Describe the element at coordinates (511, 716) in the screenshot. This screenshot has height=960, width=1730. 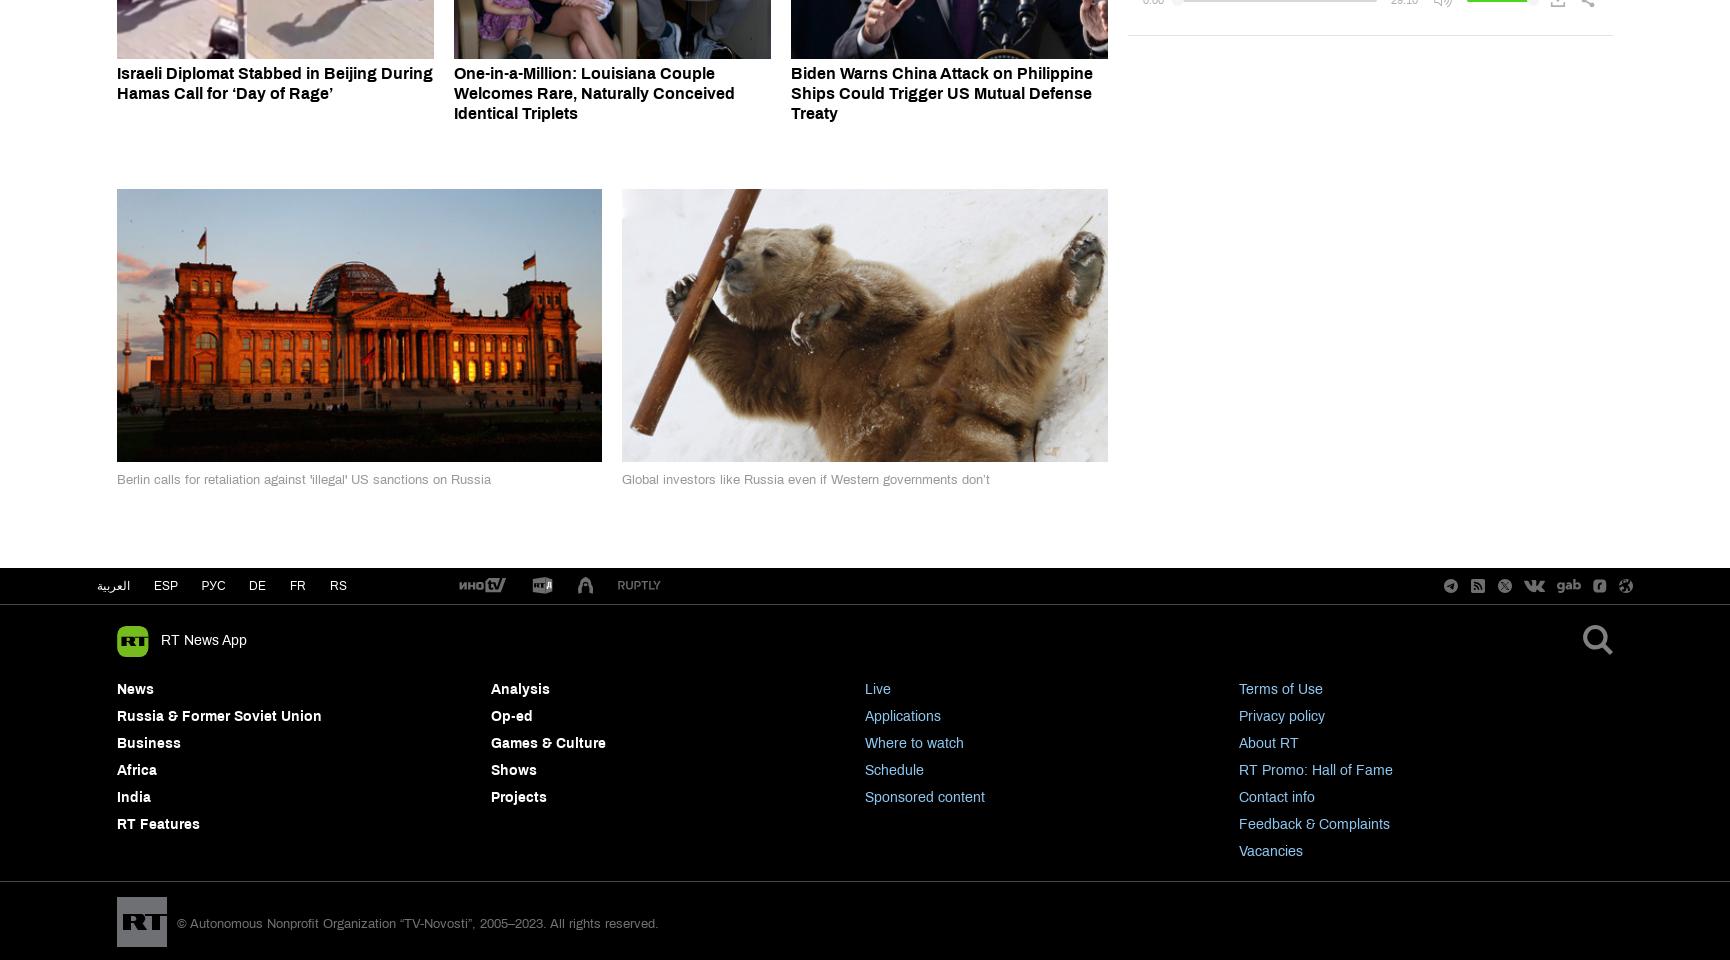
I see `'Op-ed'` at that location.